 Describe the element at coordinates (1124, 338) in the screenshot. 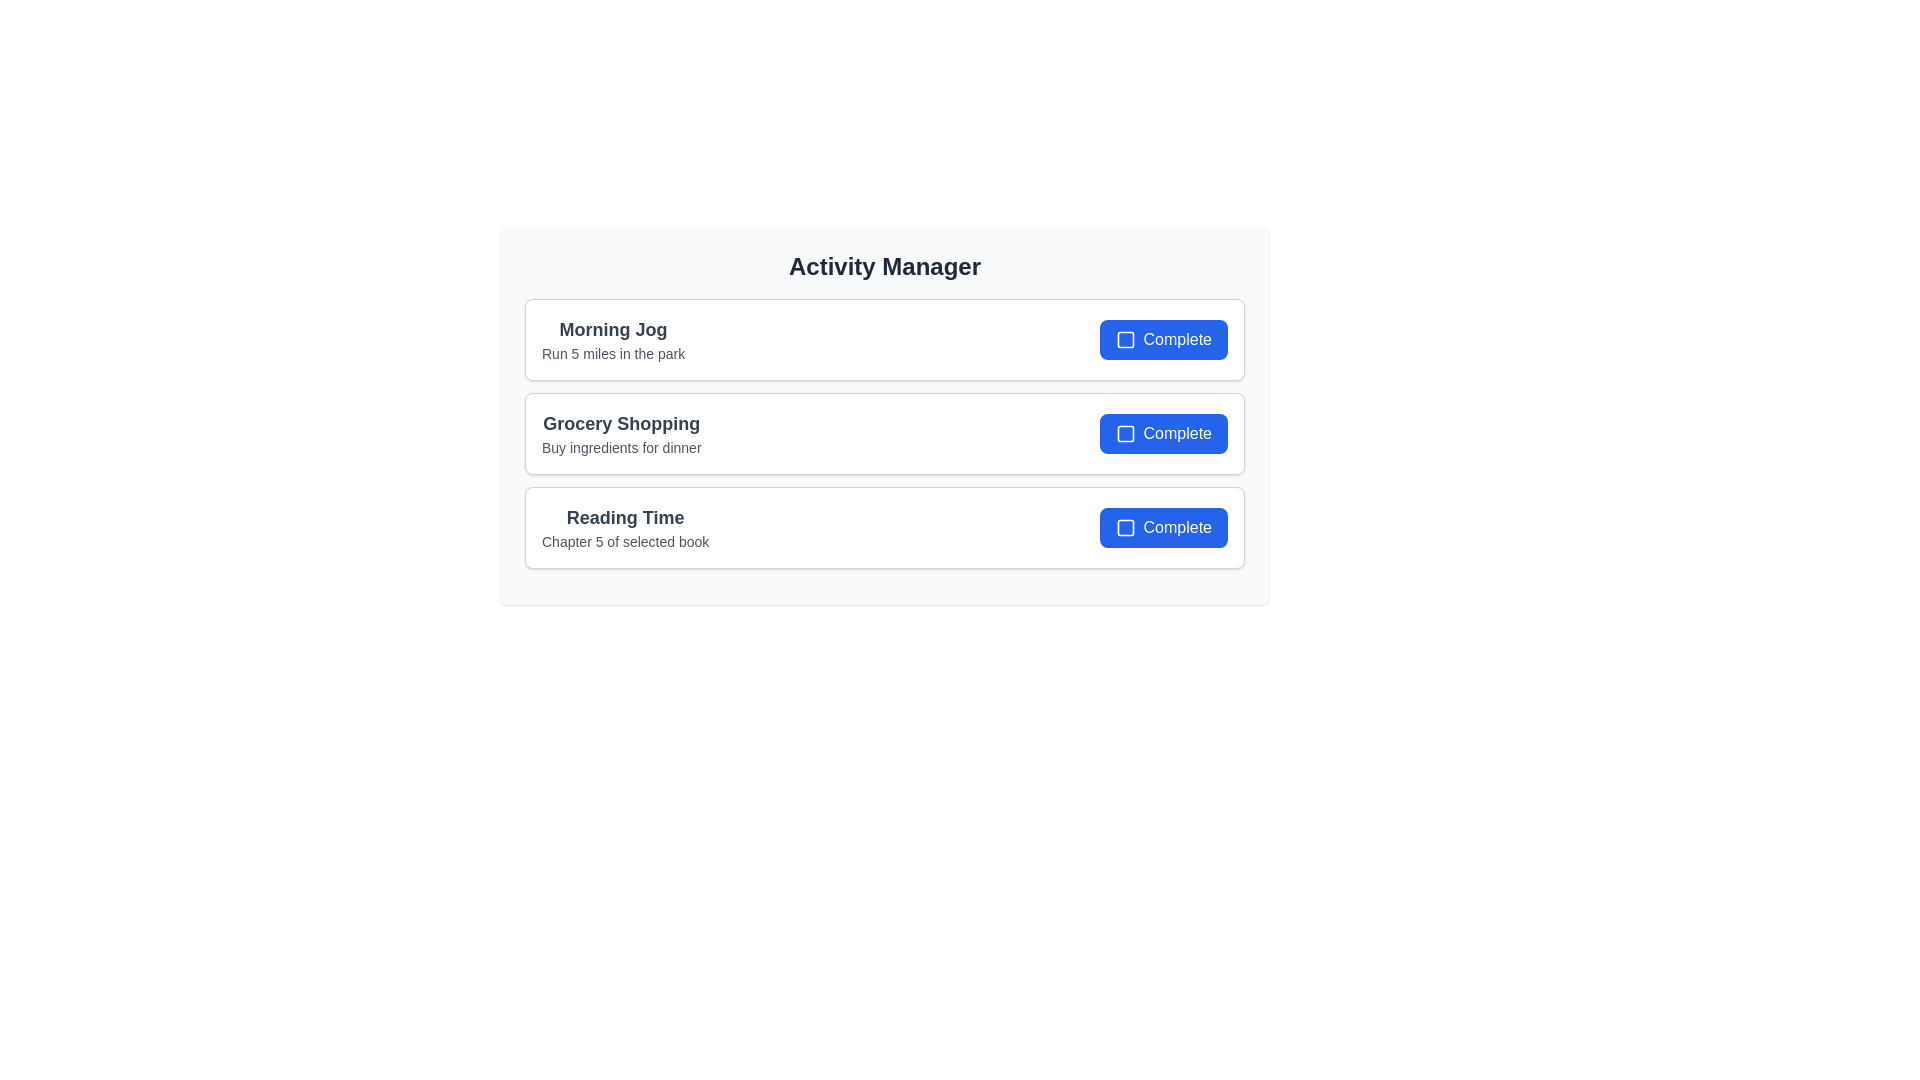

I see `the checkbox icon representing completion status located` at that location.